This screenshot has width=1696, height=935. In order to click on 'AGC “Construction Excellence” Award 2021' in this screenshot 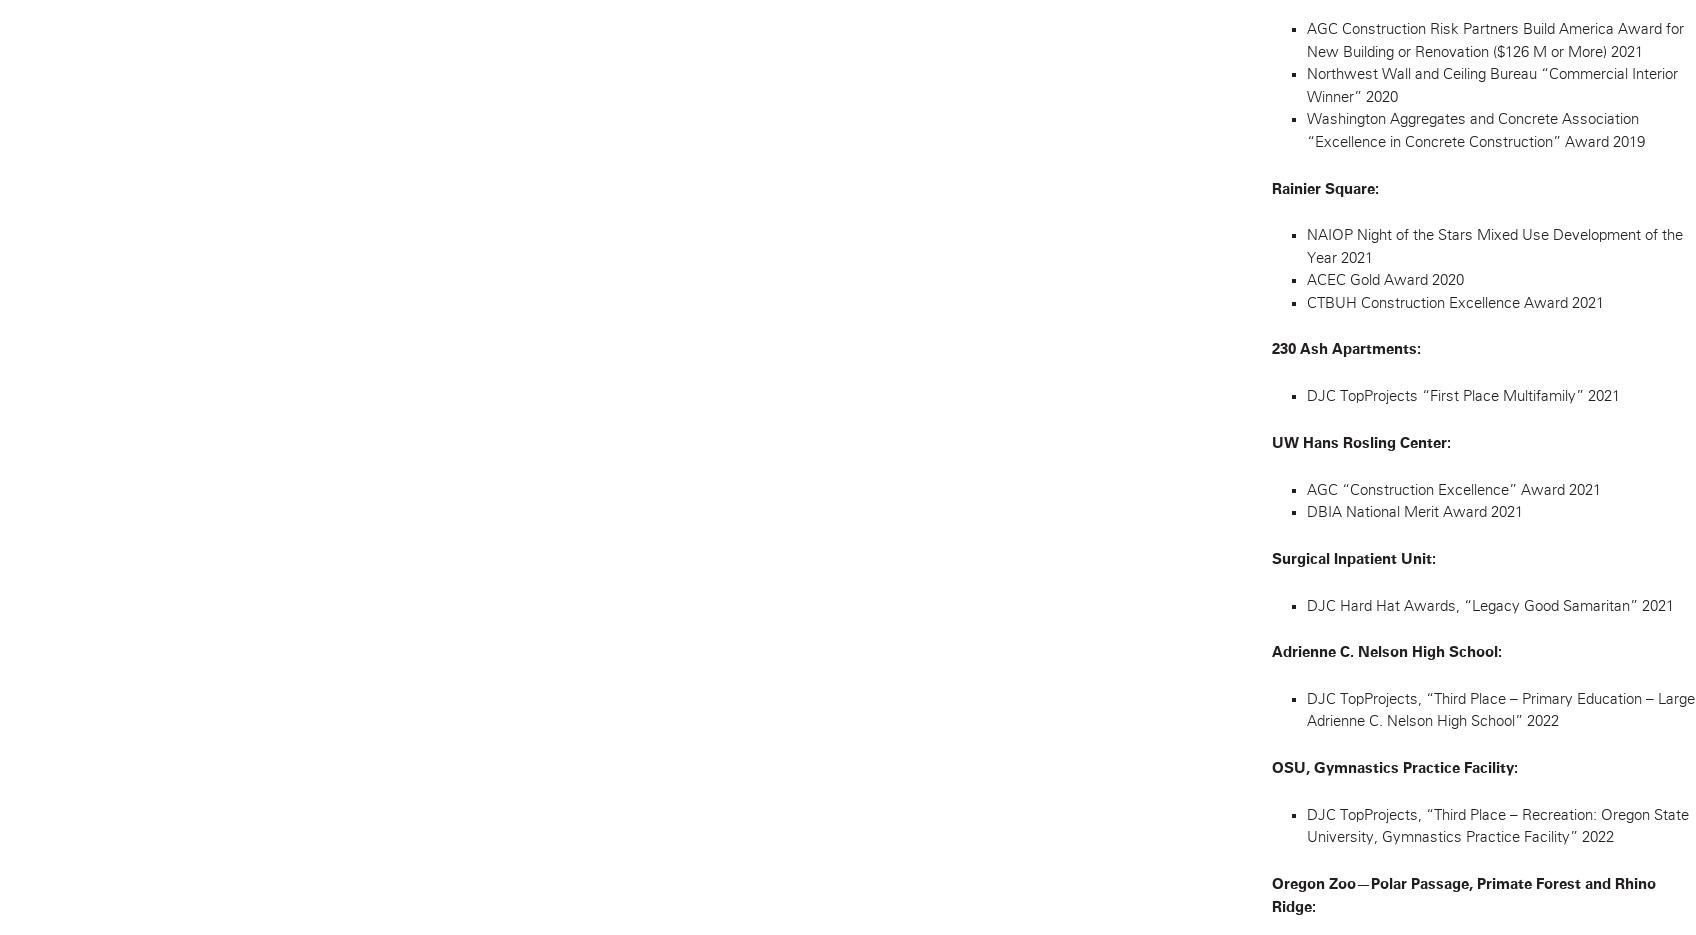, I will do `click(1452, 489)`.